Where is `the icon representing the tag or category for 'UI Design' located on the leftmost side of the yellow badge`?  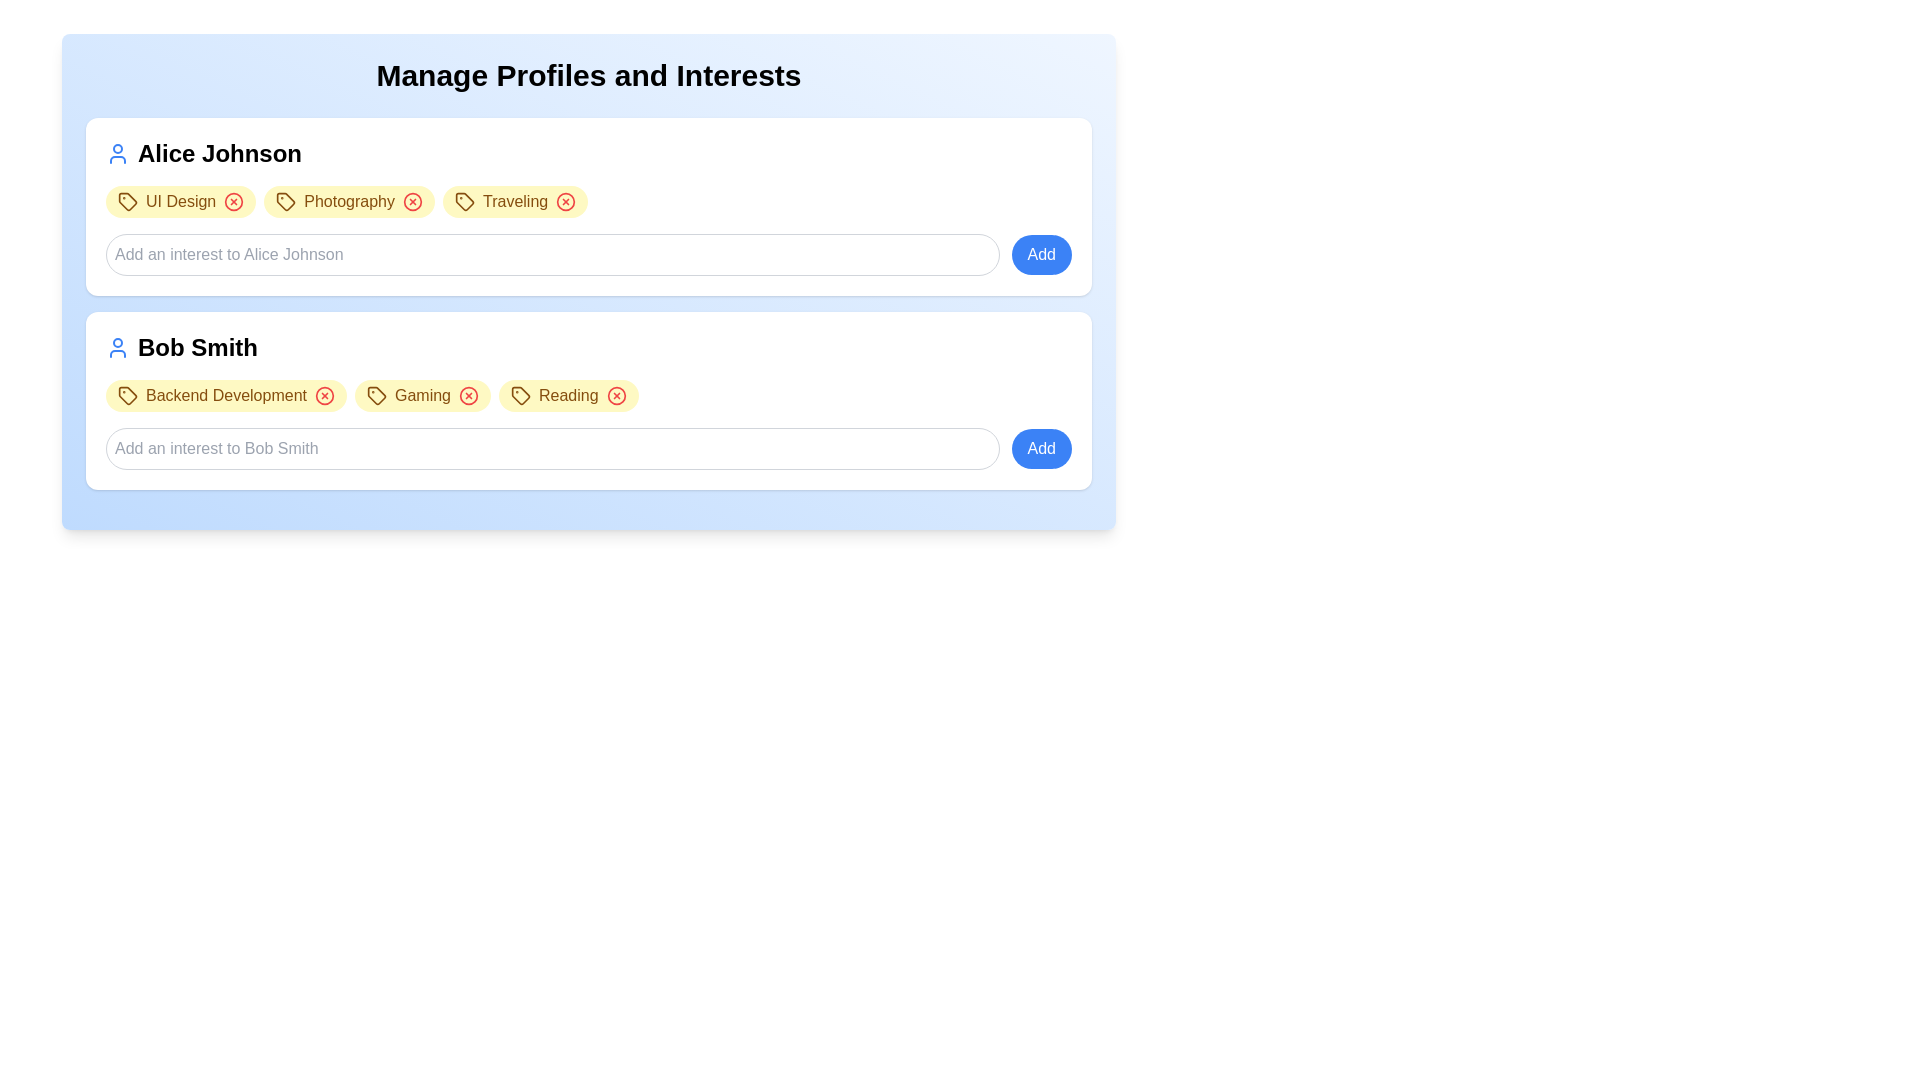 the icon representing the tag or category for 'UI Design' located on the leftmost side of the yellow badge is located at coordinates (127, 201).